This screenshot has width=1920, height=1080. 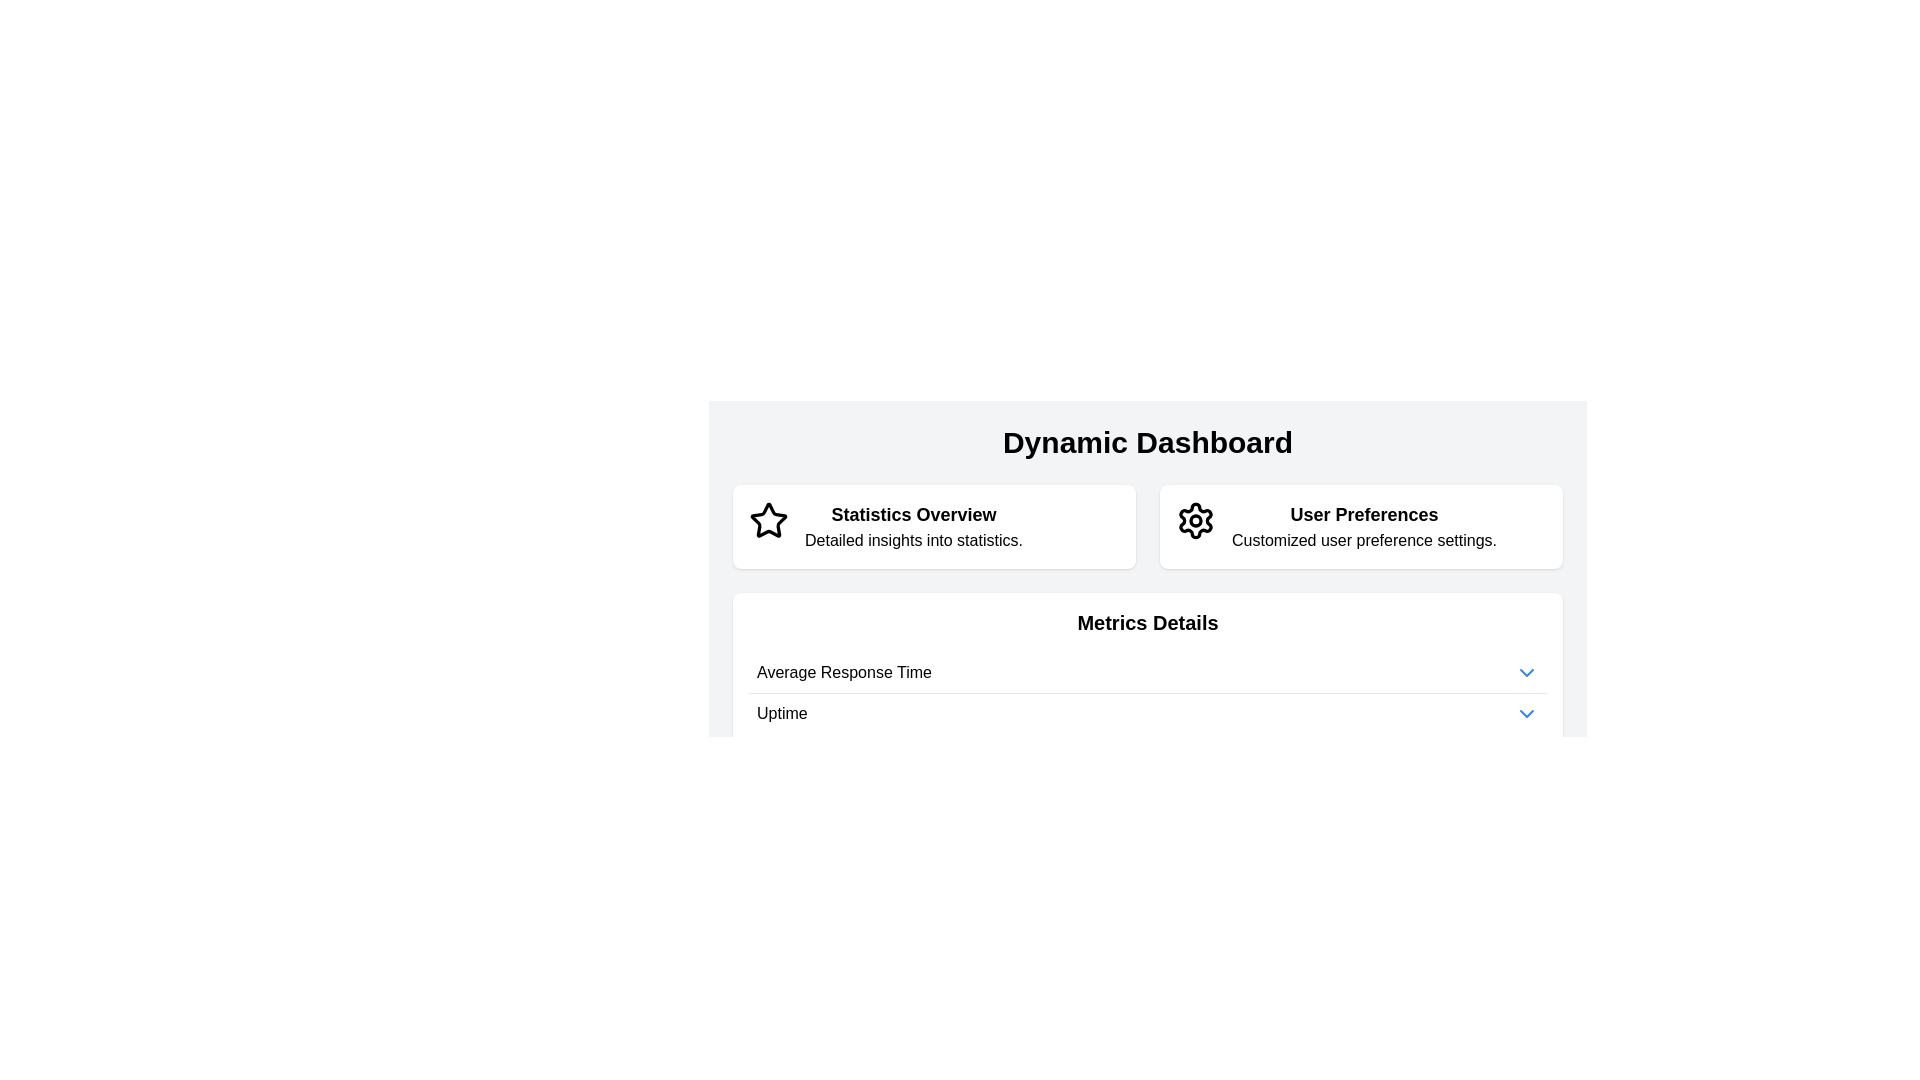 I want to click on static text that provides additional descriptive information explaining the title 'Statistics Overview', located beneath the title within the left section of the row of cards under 'Dynamic Dashboard', so click(x=912, y=540).